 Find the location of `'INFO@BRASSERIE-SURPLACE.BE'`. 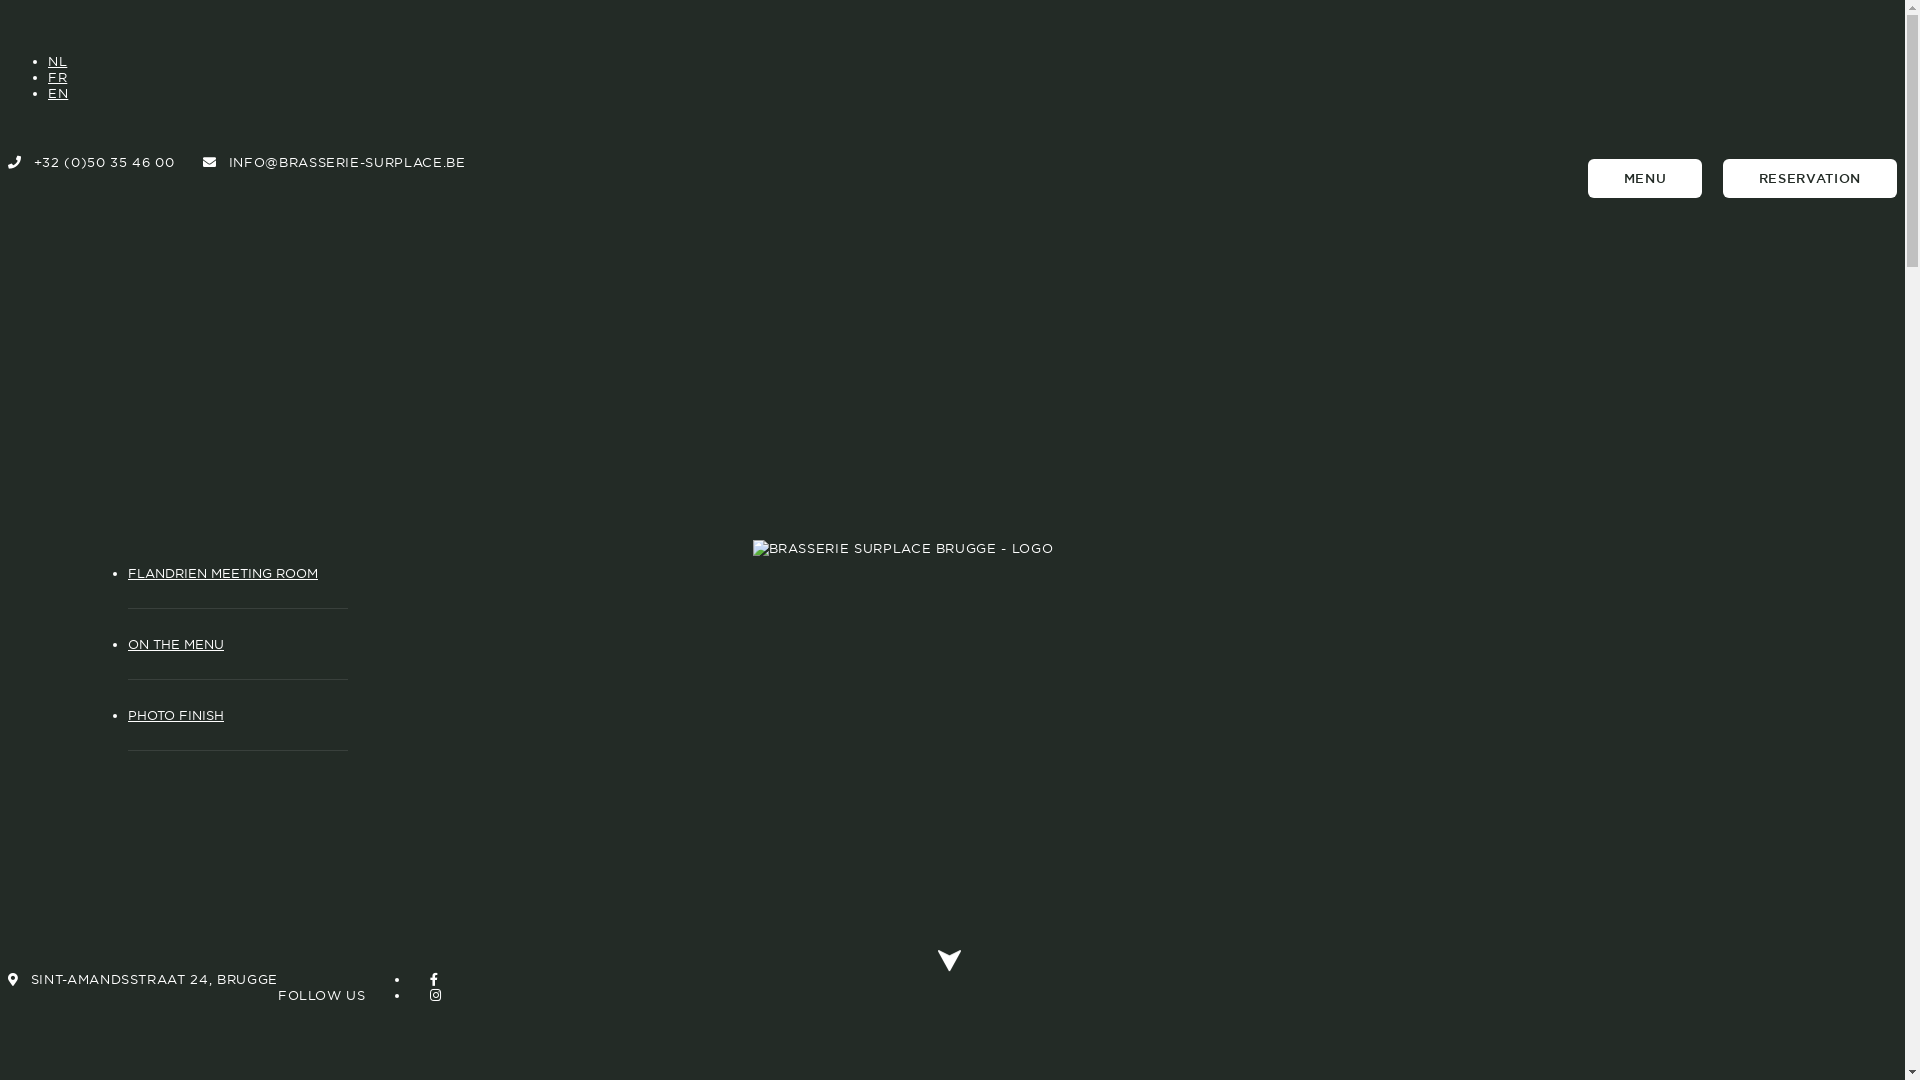

'INFO@BRASSERIE-SURPLACE.BE' is located at coordinates (334, 161).